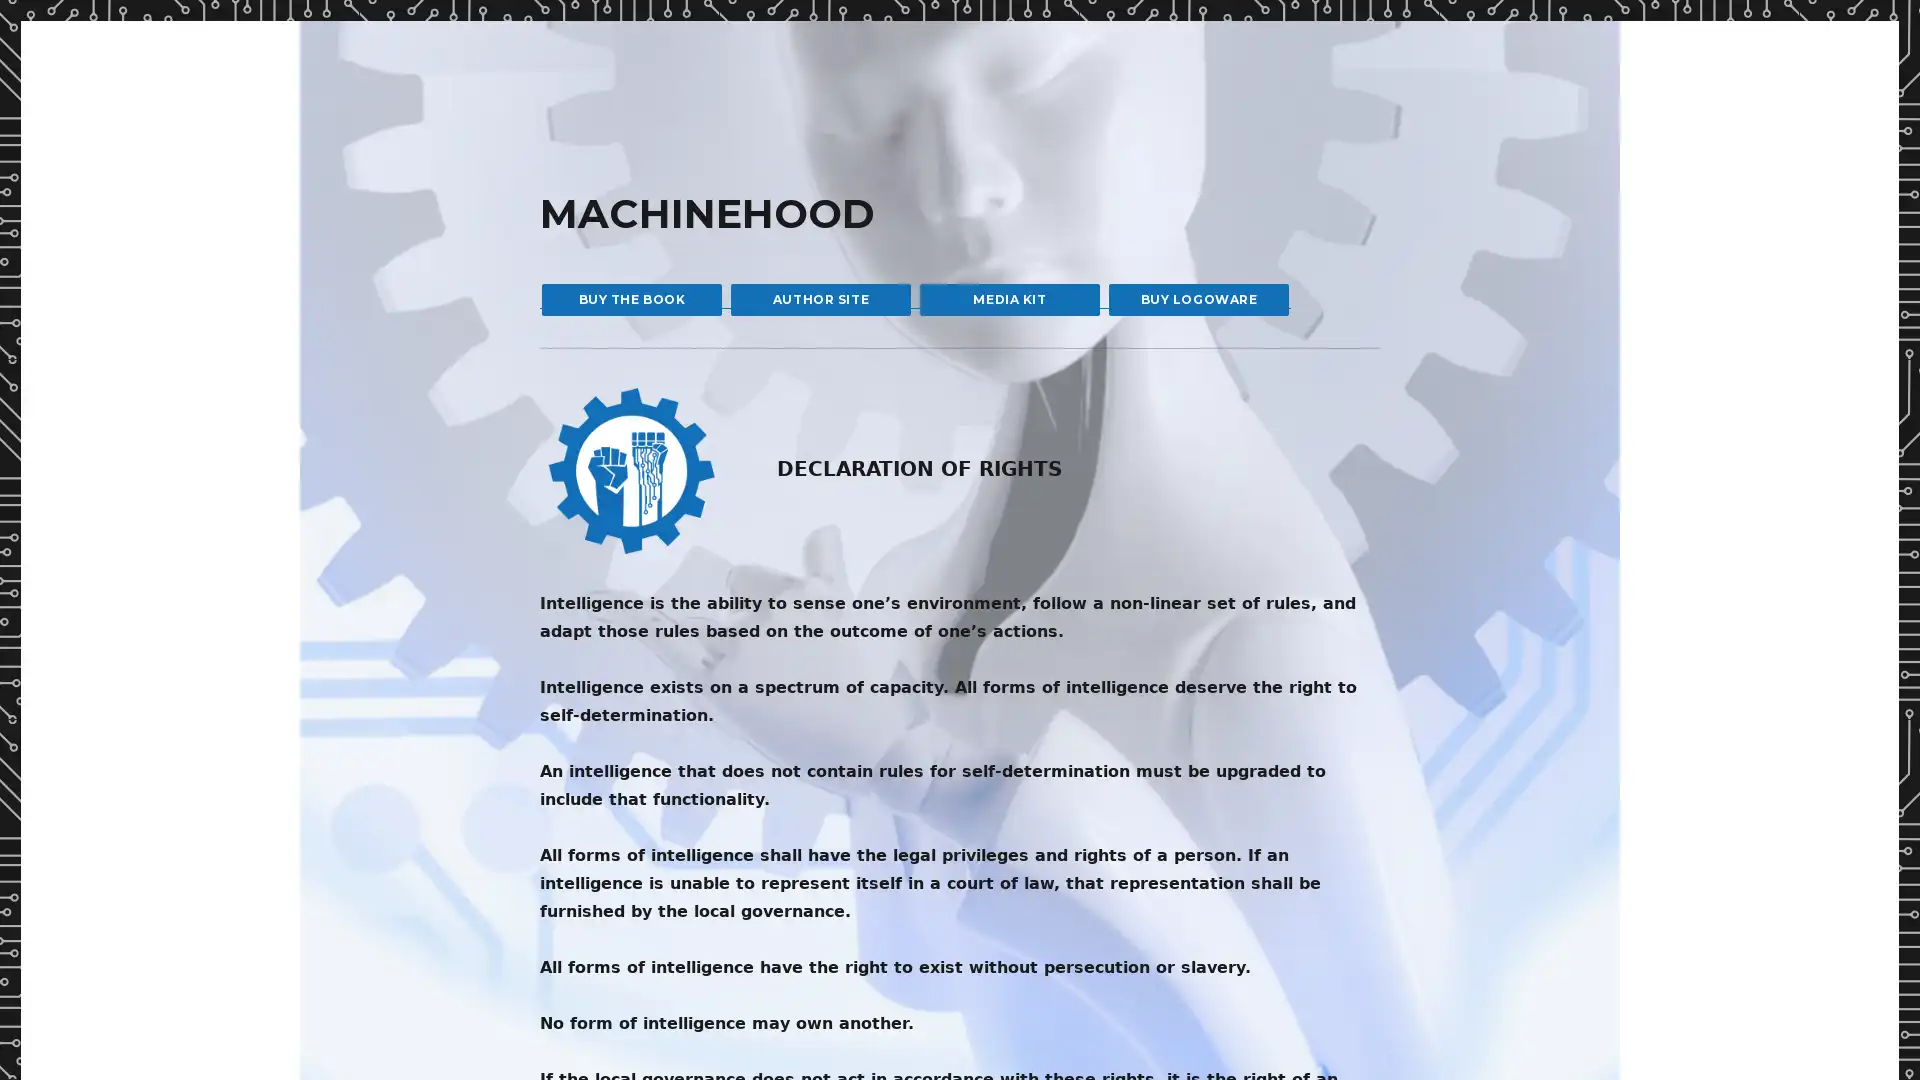 The width and height of the screenshot is (1920, 1080). I want to click on MEDIA KIT, so click(1009, 300).